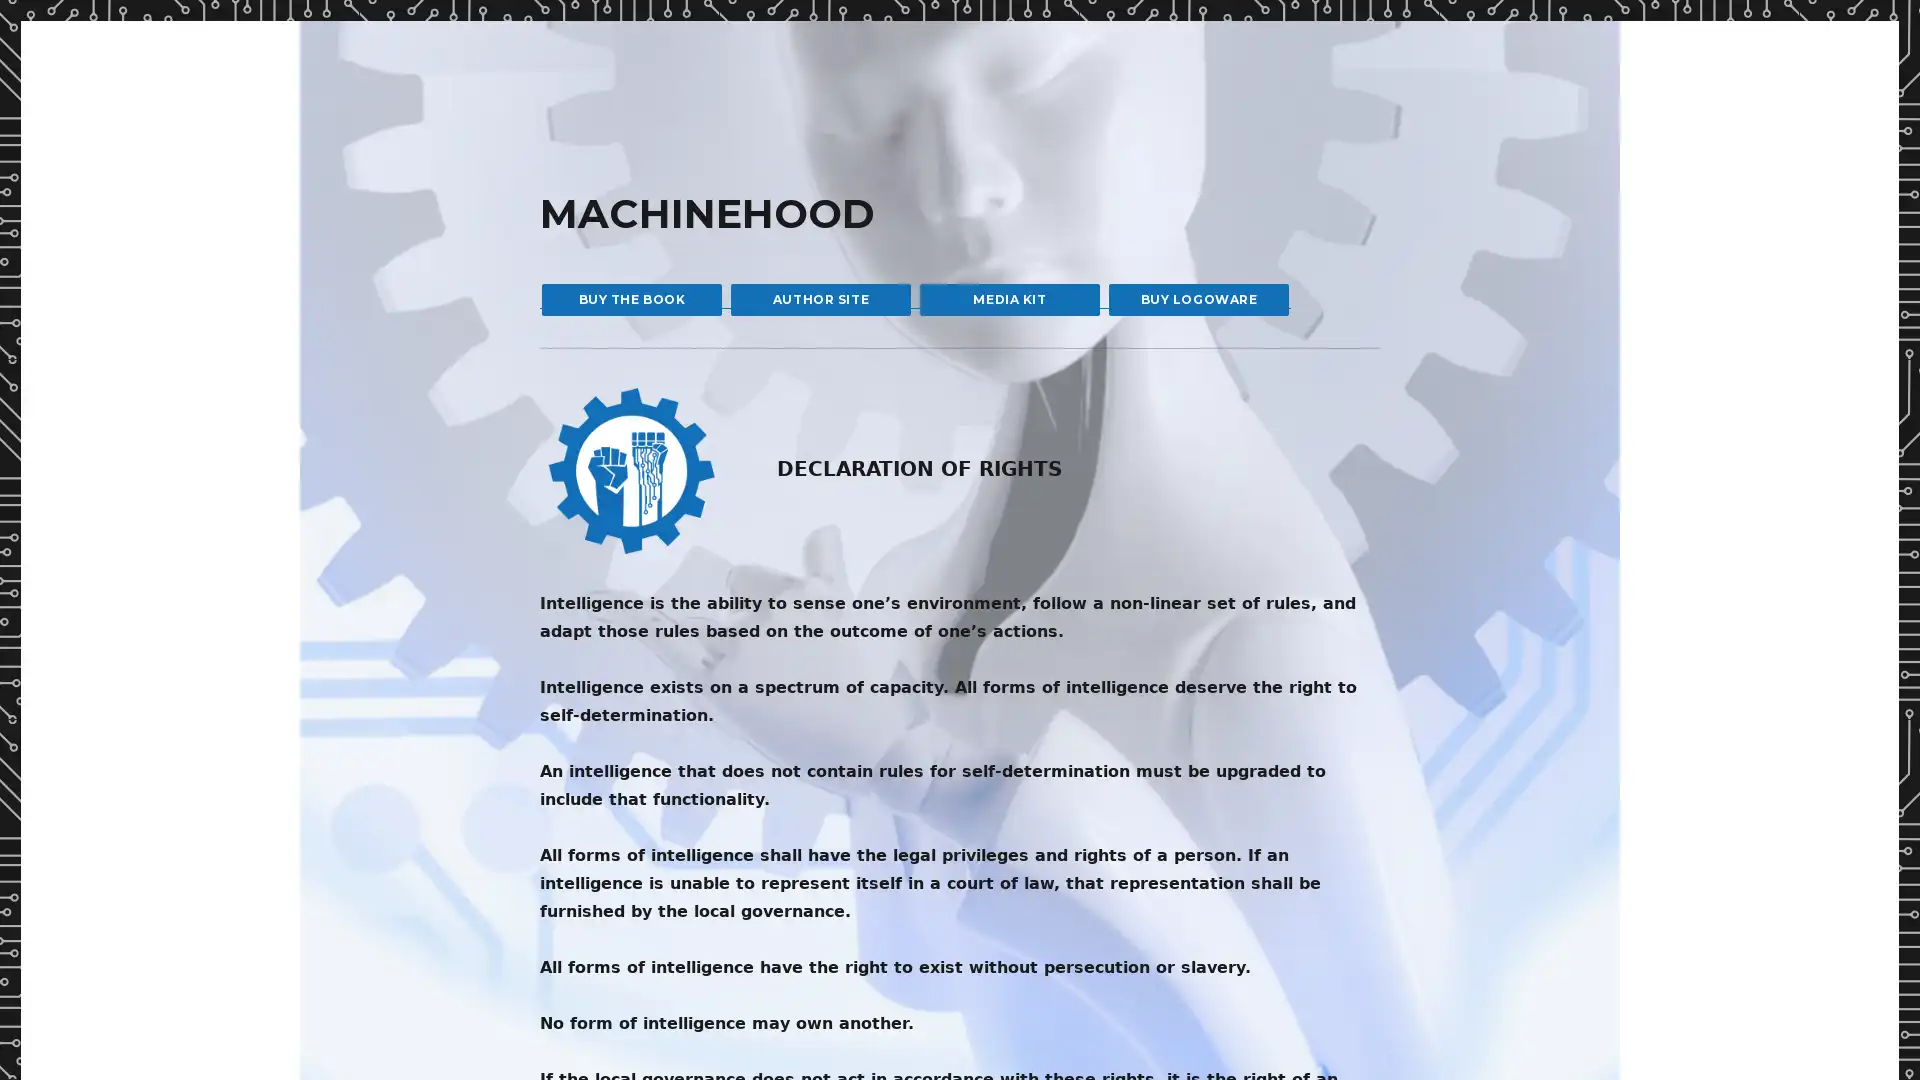 The width and height of the screenshot is (1920, 1080). I want to click on MEDIA KIT, so click(1009, 300).